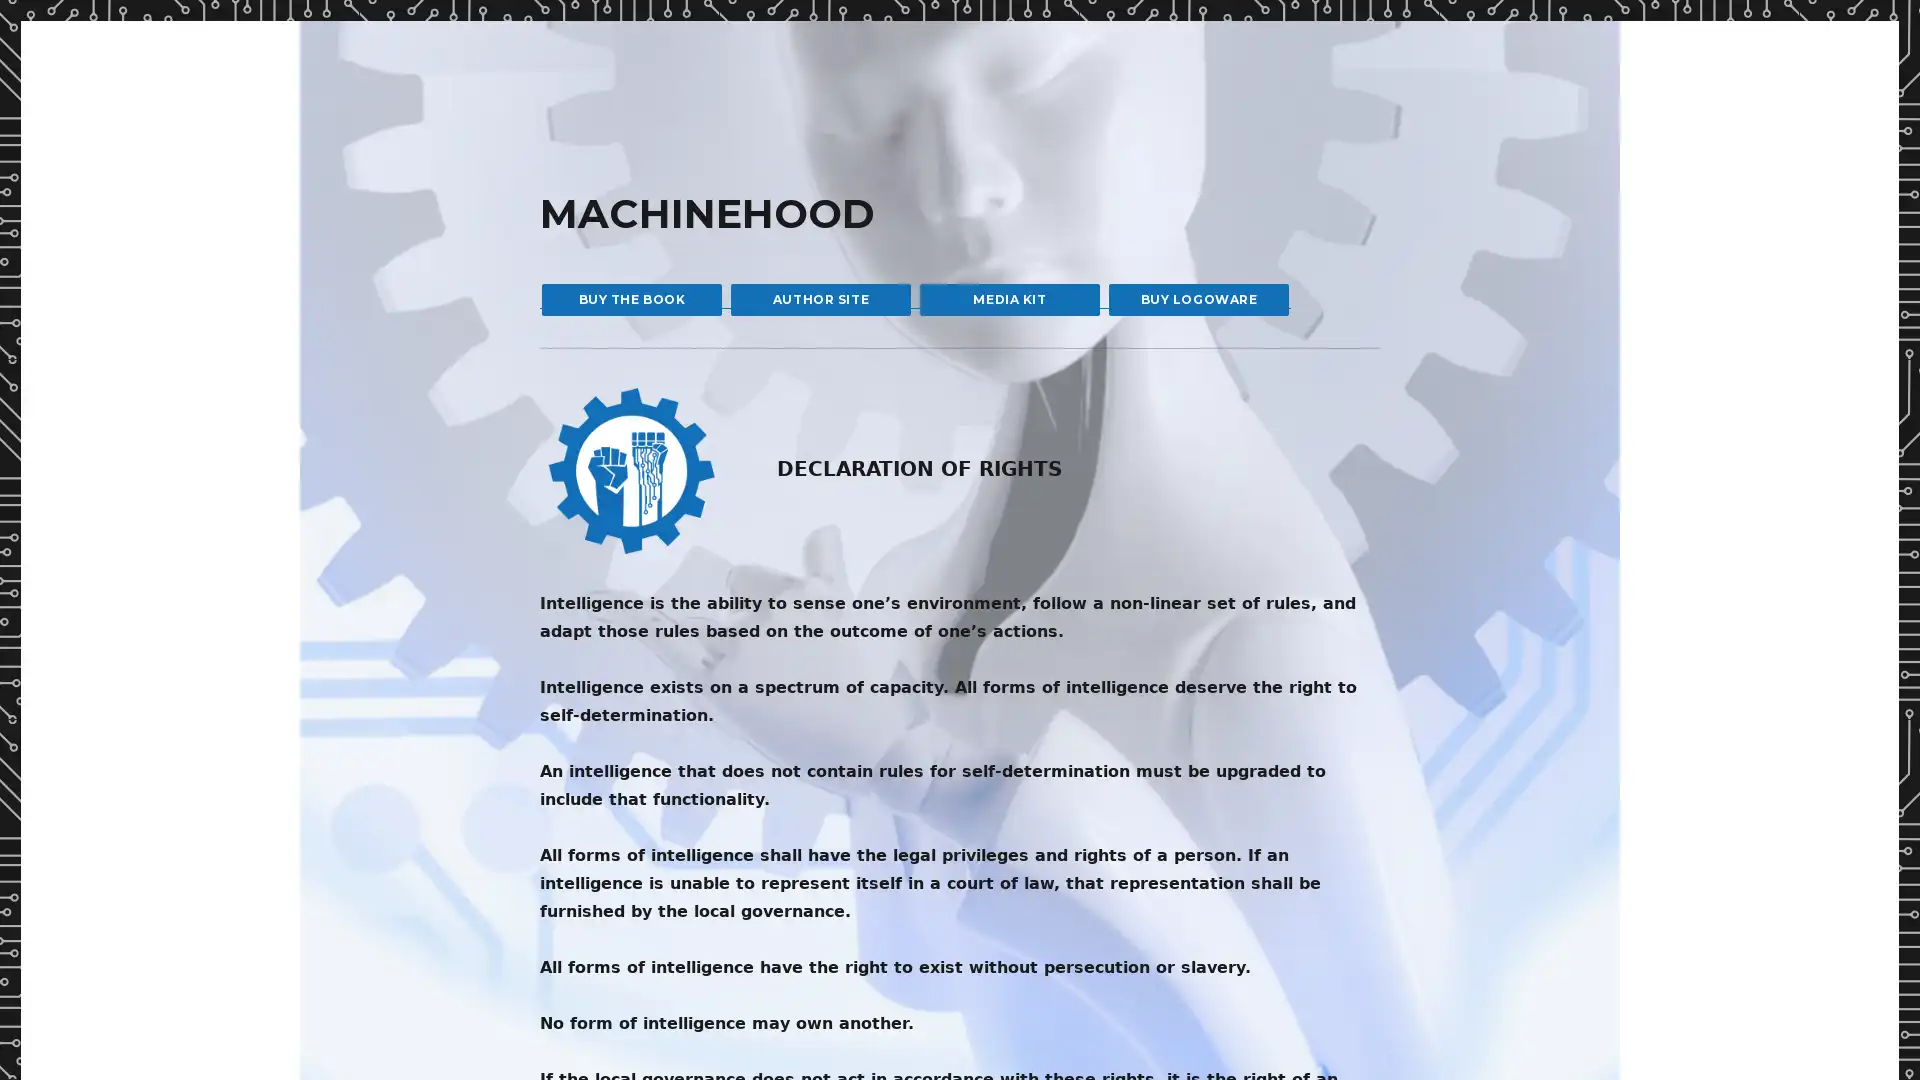 The width and height of the screenshot is (1920, 1080). I want to click on MEDIA KIT, so click(1009, 300).